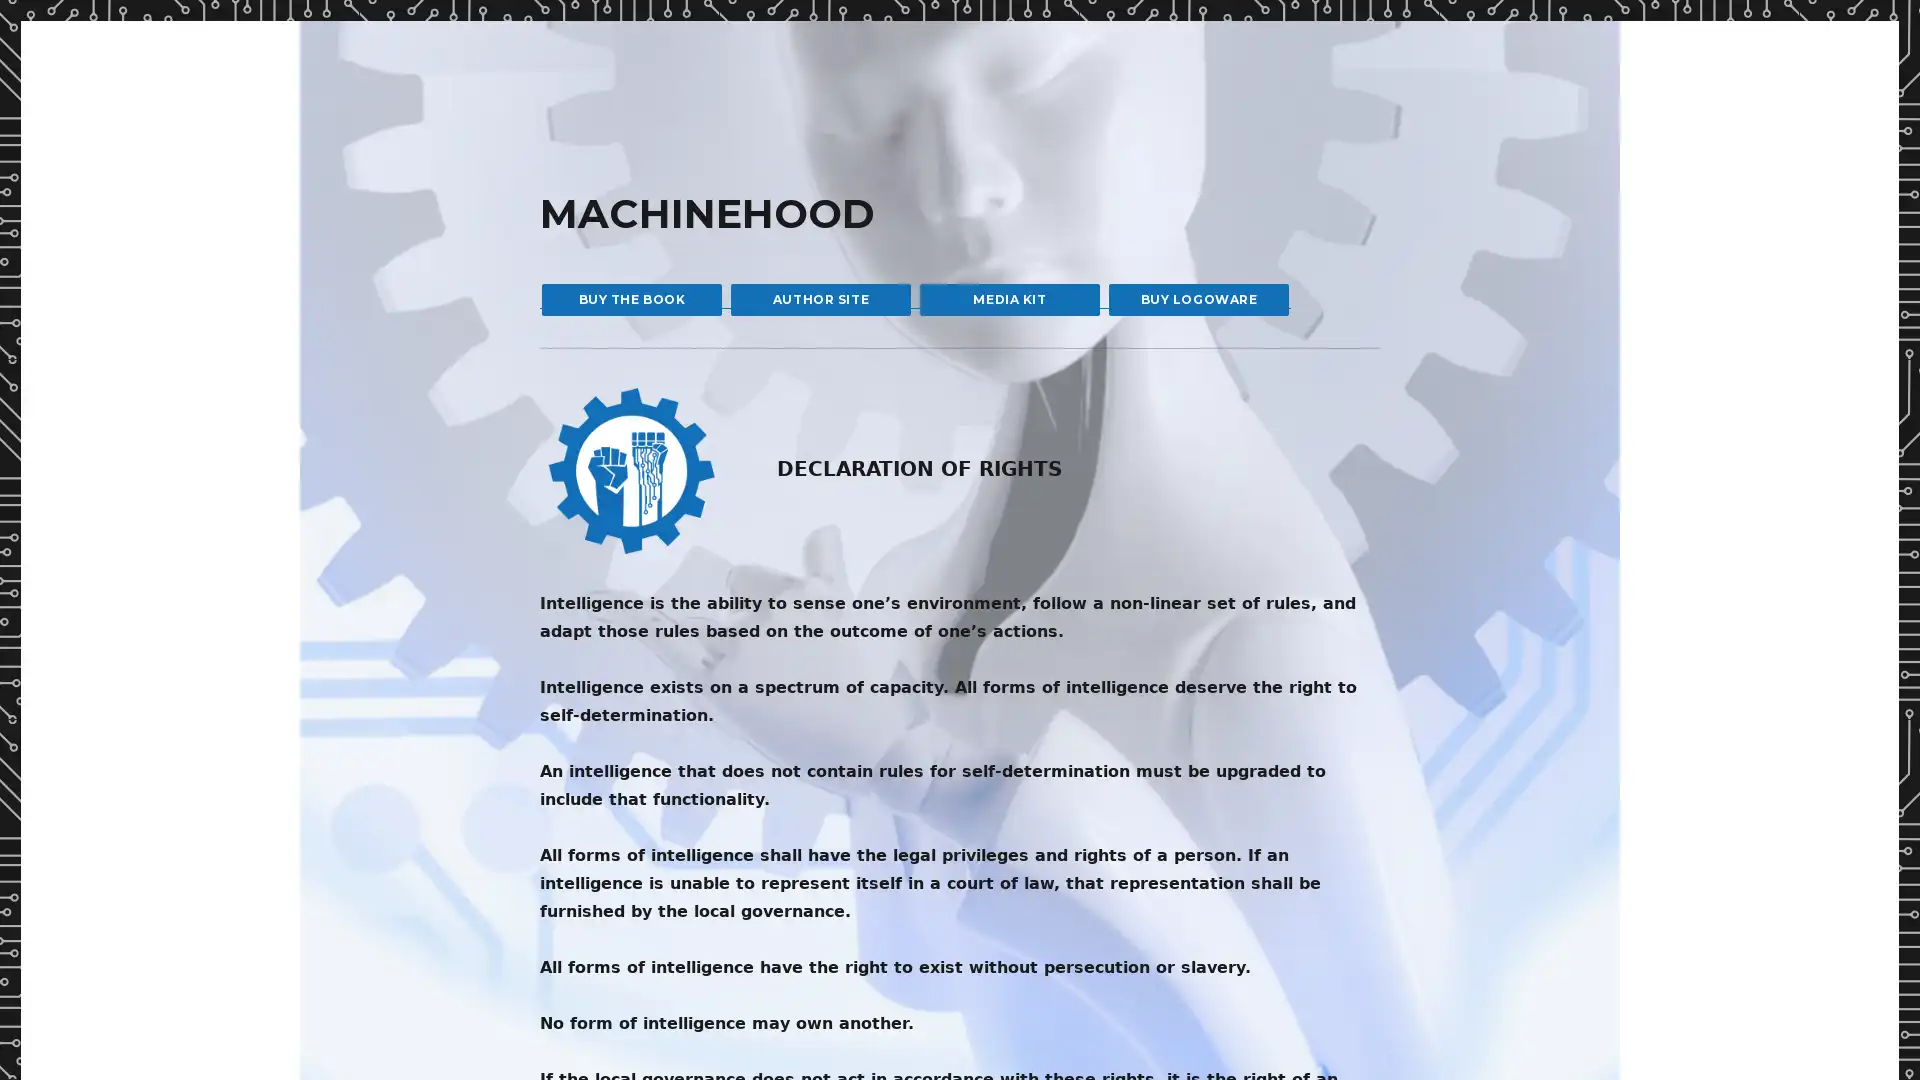 The width and height of the screenshot is (1920, 1080). I want to click on MEDIA KIT, so click(1009, 300).